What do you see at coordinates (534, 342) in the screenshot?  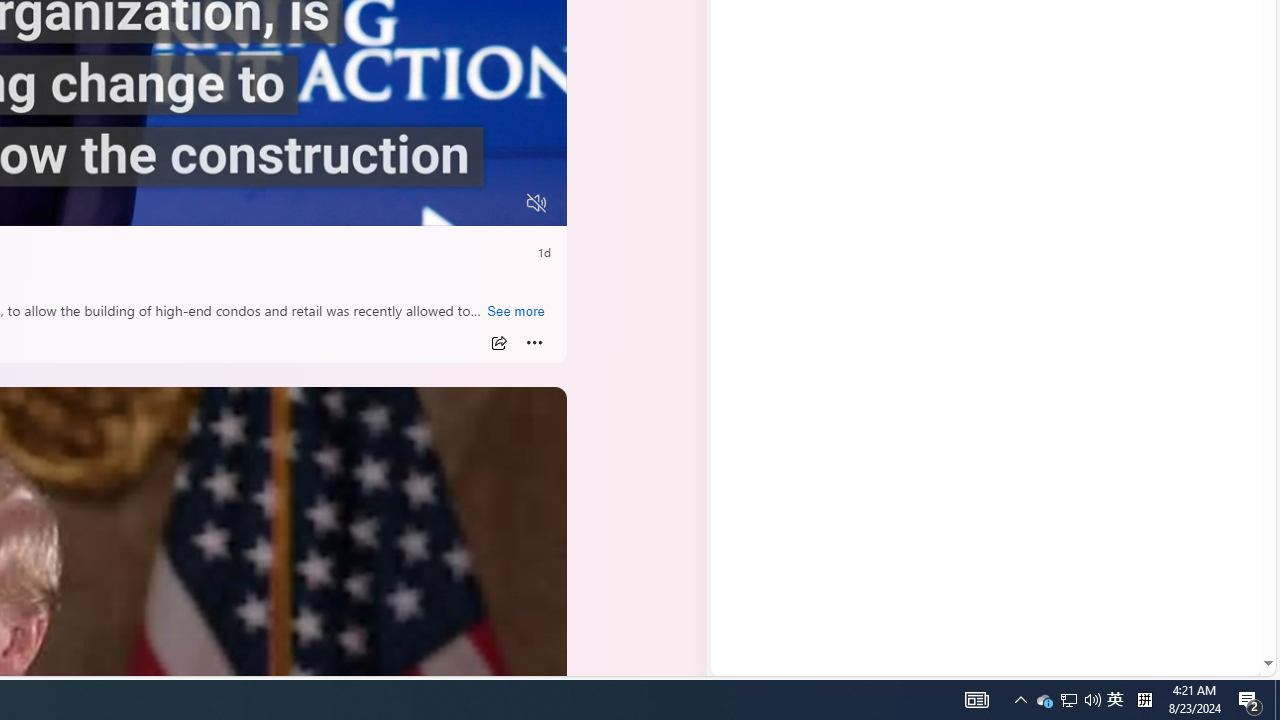 I see `'More'` at bounding box center [534, 342].